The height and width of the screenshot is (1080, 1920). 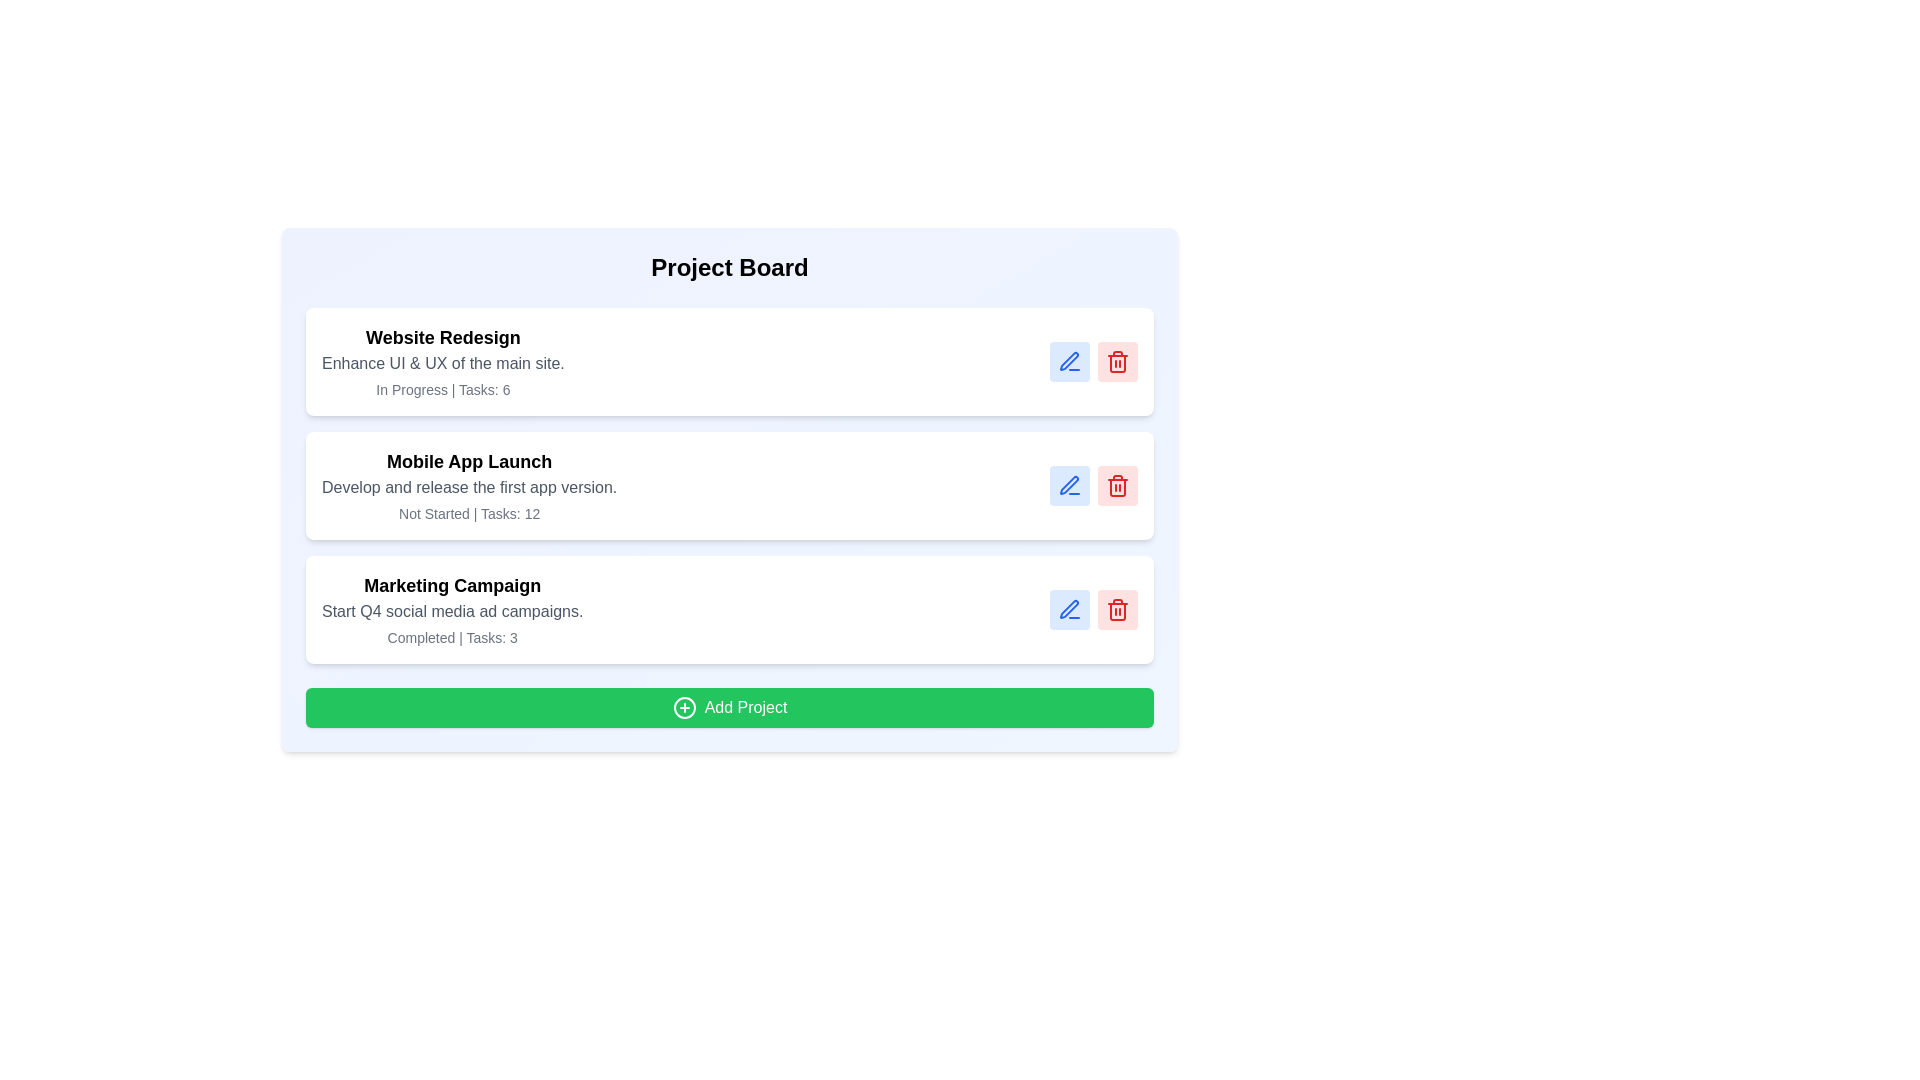 What do you see at coordinates (1069, 608) in the screenshot?
I see `the edit button for the project 'Marketing Campaign'` at bounding box center [1069, 608].